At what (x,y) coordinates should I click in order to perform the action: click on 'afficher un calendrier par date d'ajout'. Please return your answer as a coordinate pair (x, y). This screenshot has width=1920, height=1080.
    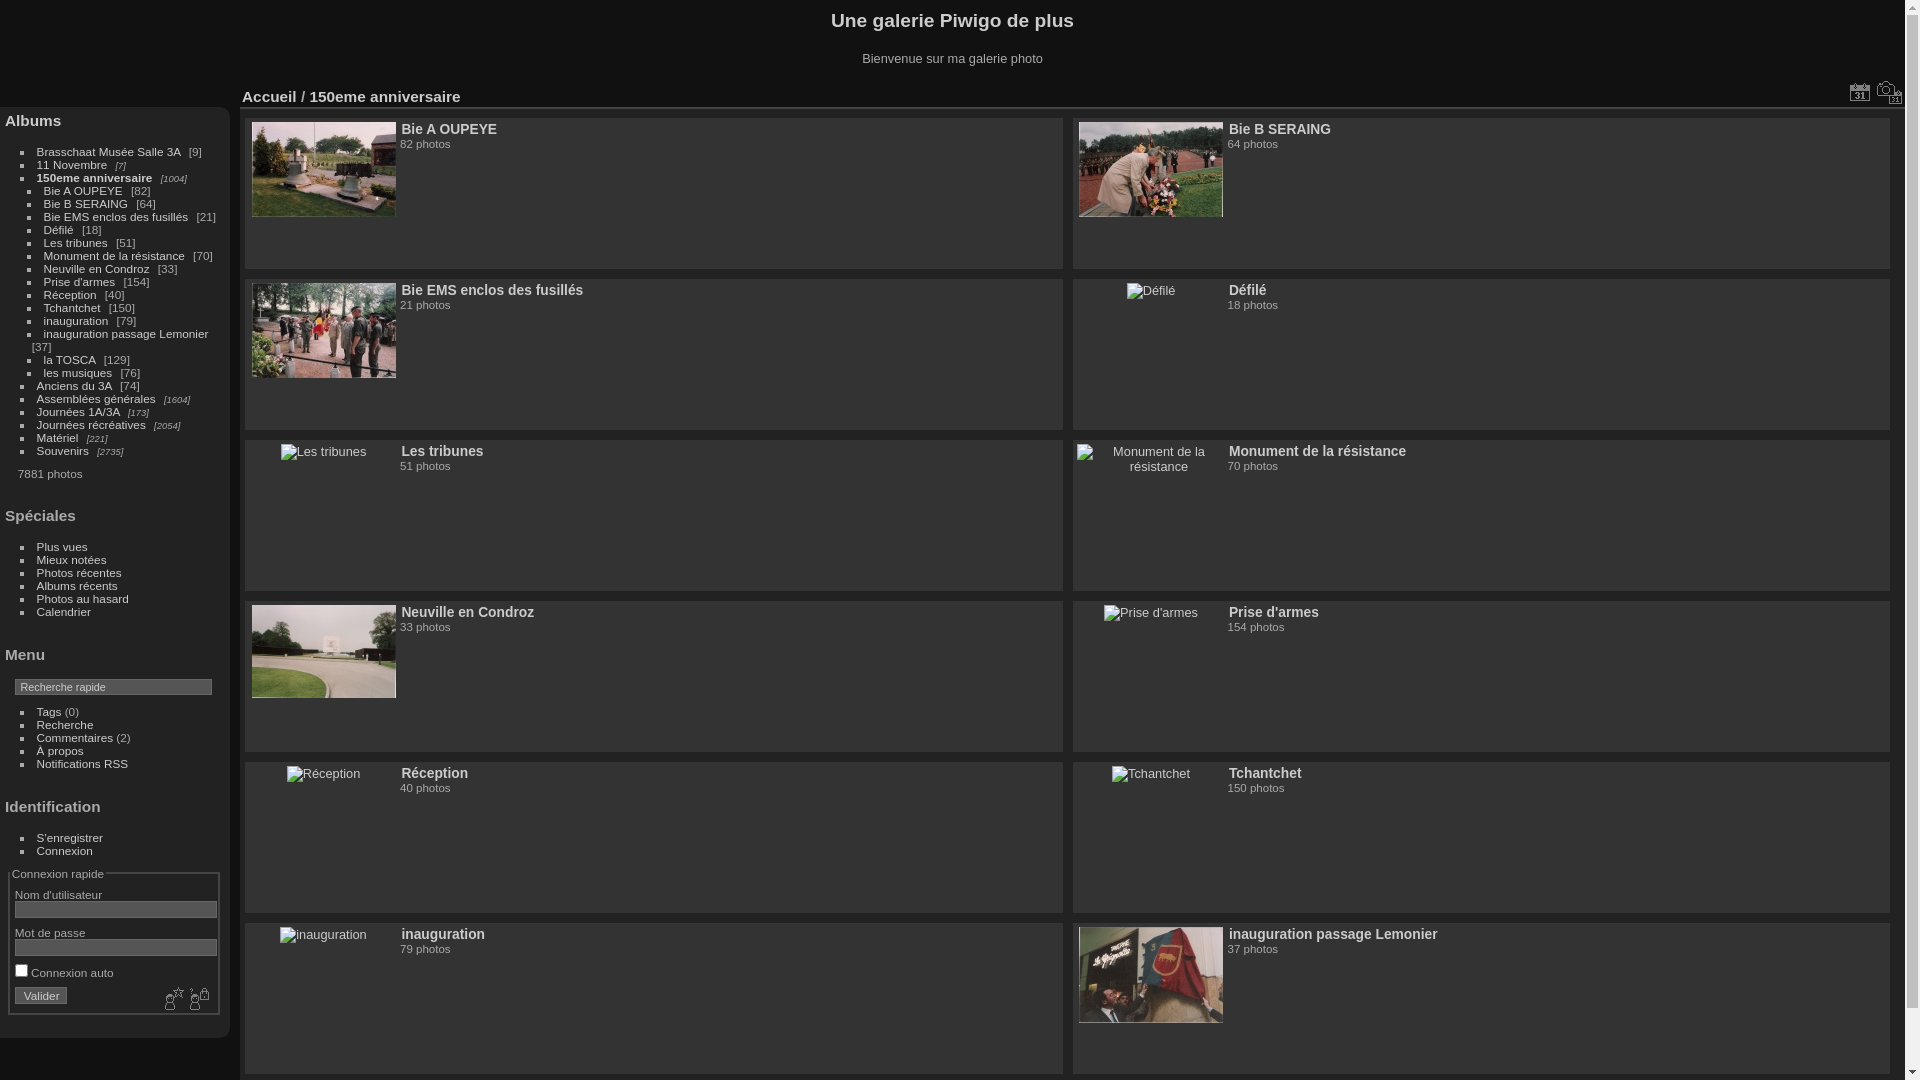
    Looking at the image, I should click on (1859, 92).